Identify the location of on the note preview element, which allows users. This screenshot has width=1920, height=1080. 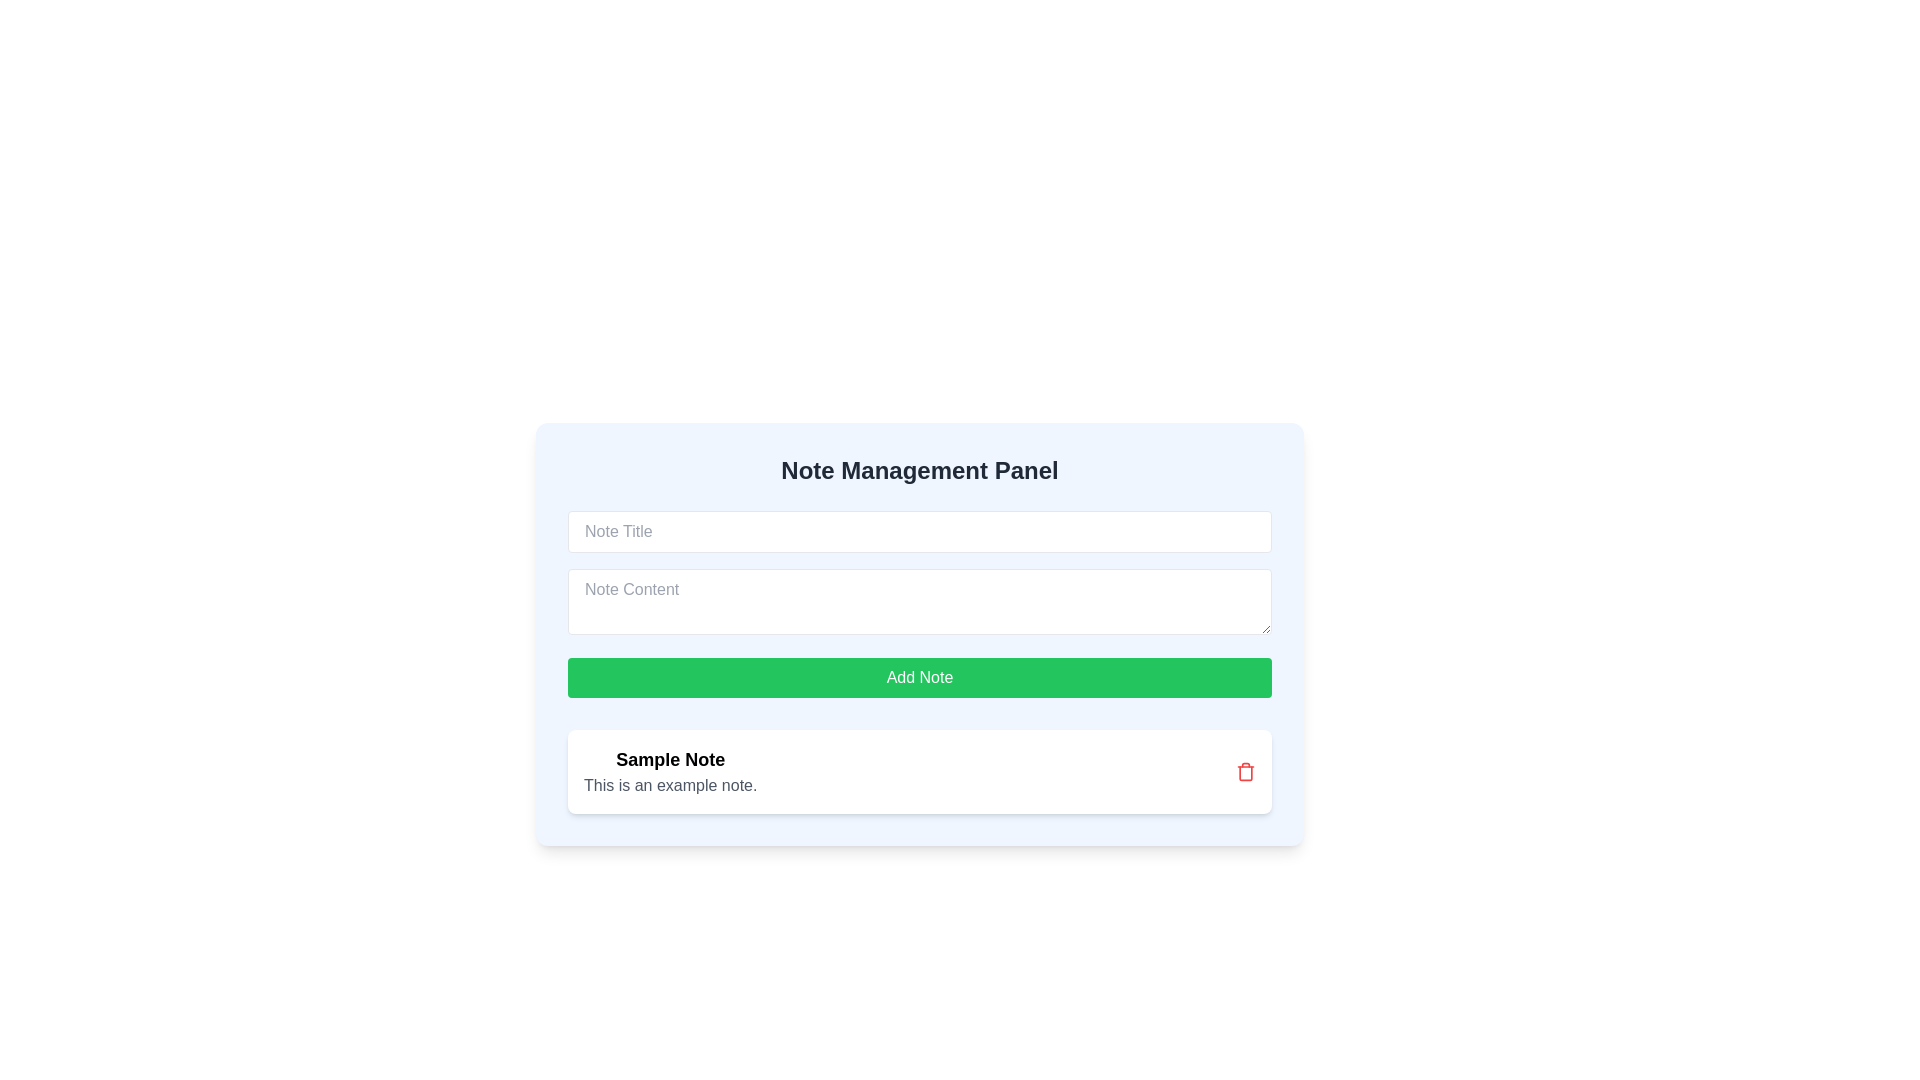
(919, 770).